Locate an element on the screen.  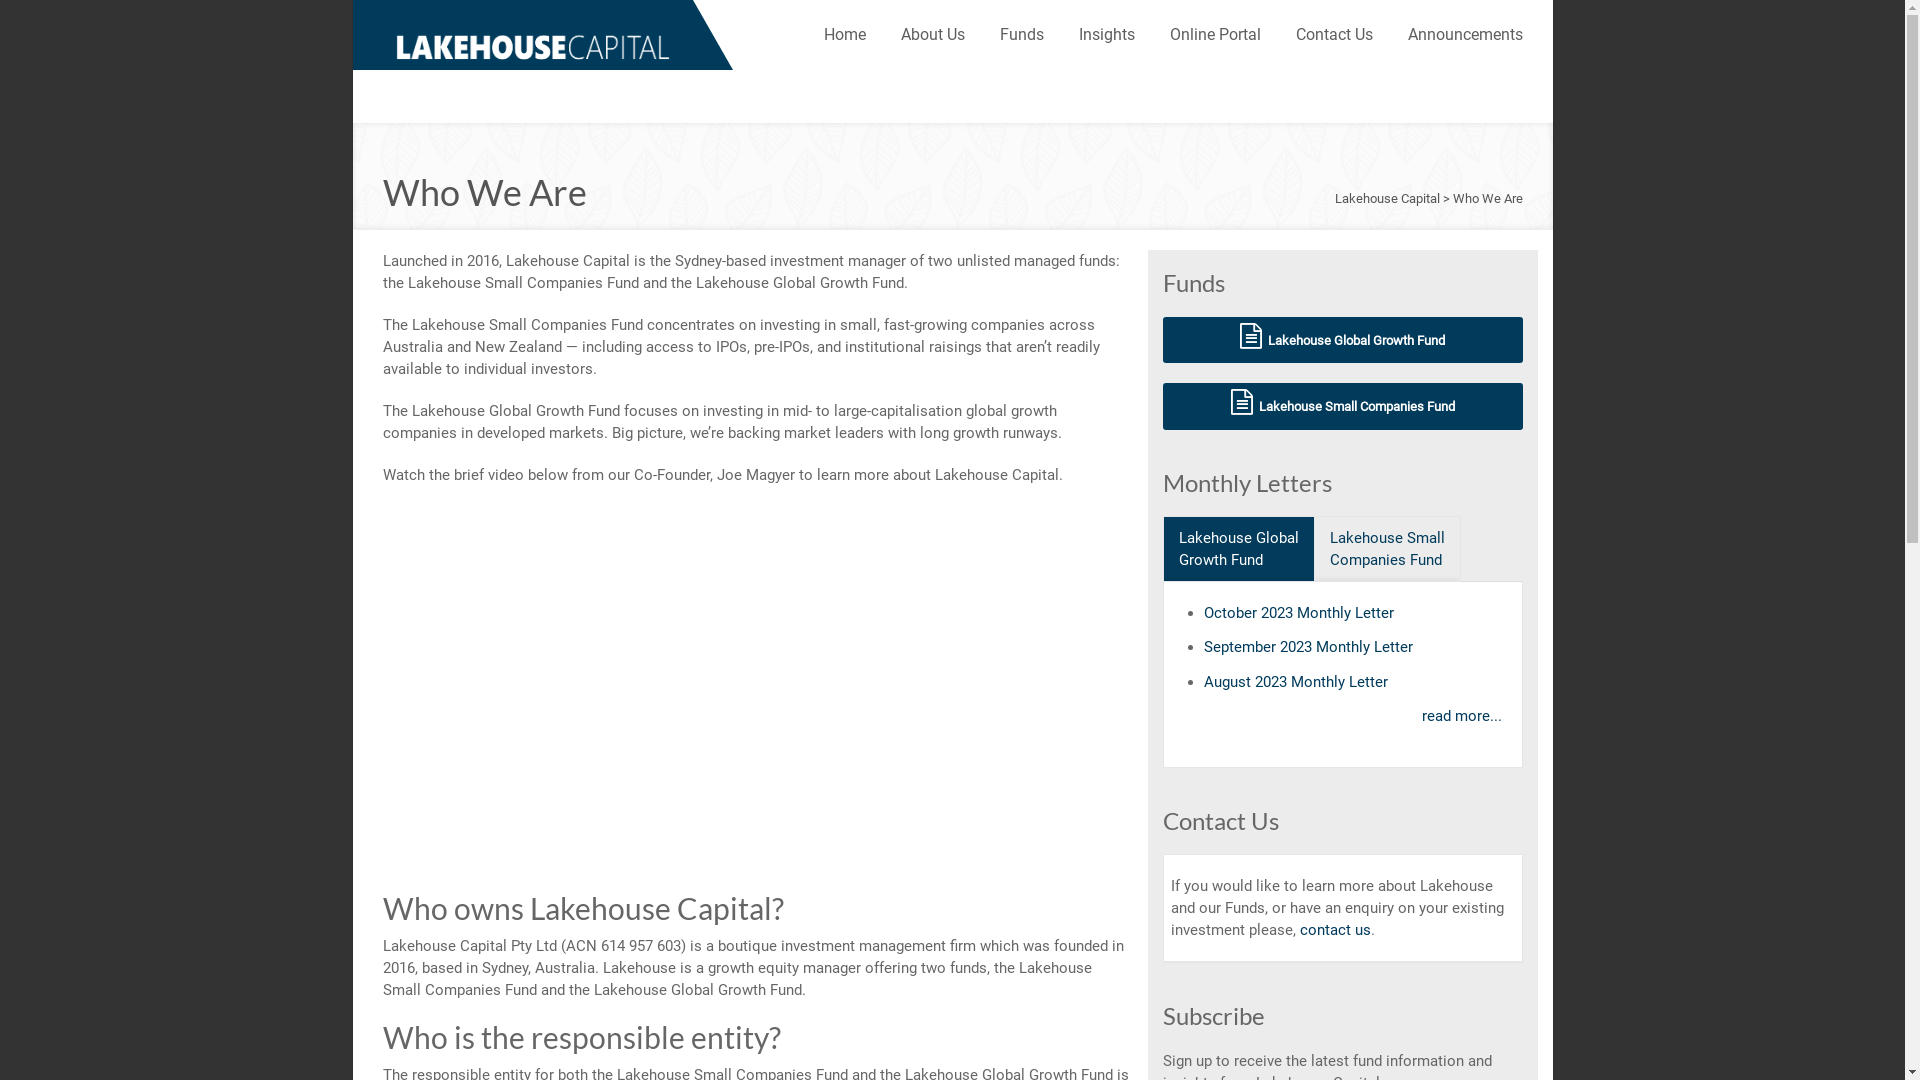
'September 2023 Monthly Letter' is located at coordinates (1308, 647).